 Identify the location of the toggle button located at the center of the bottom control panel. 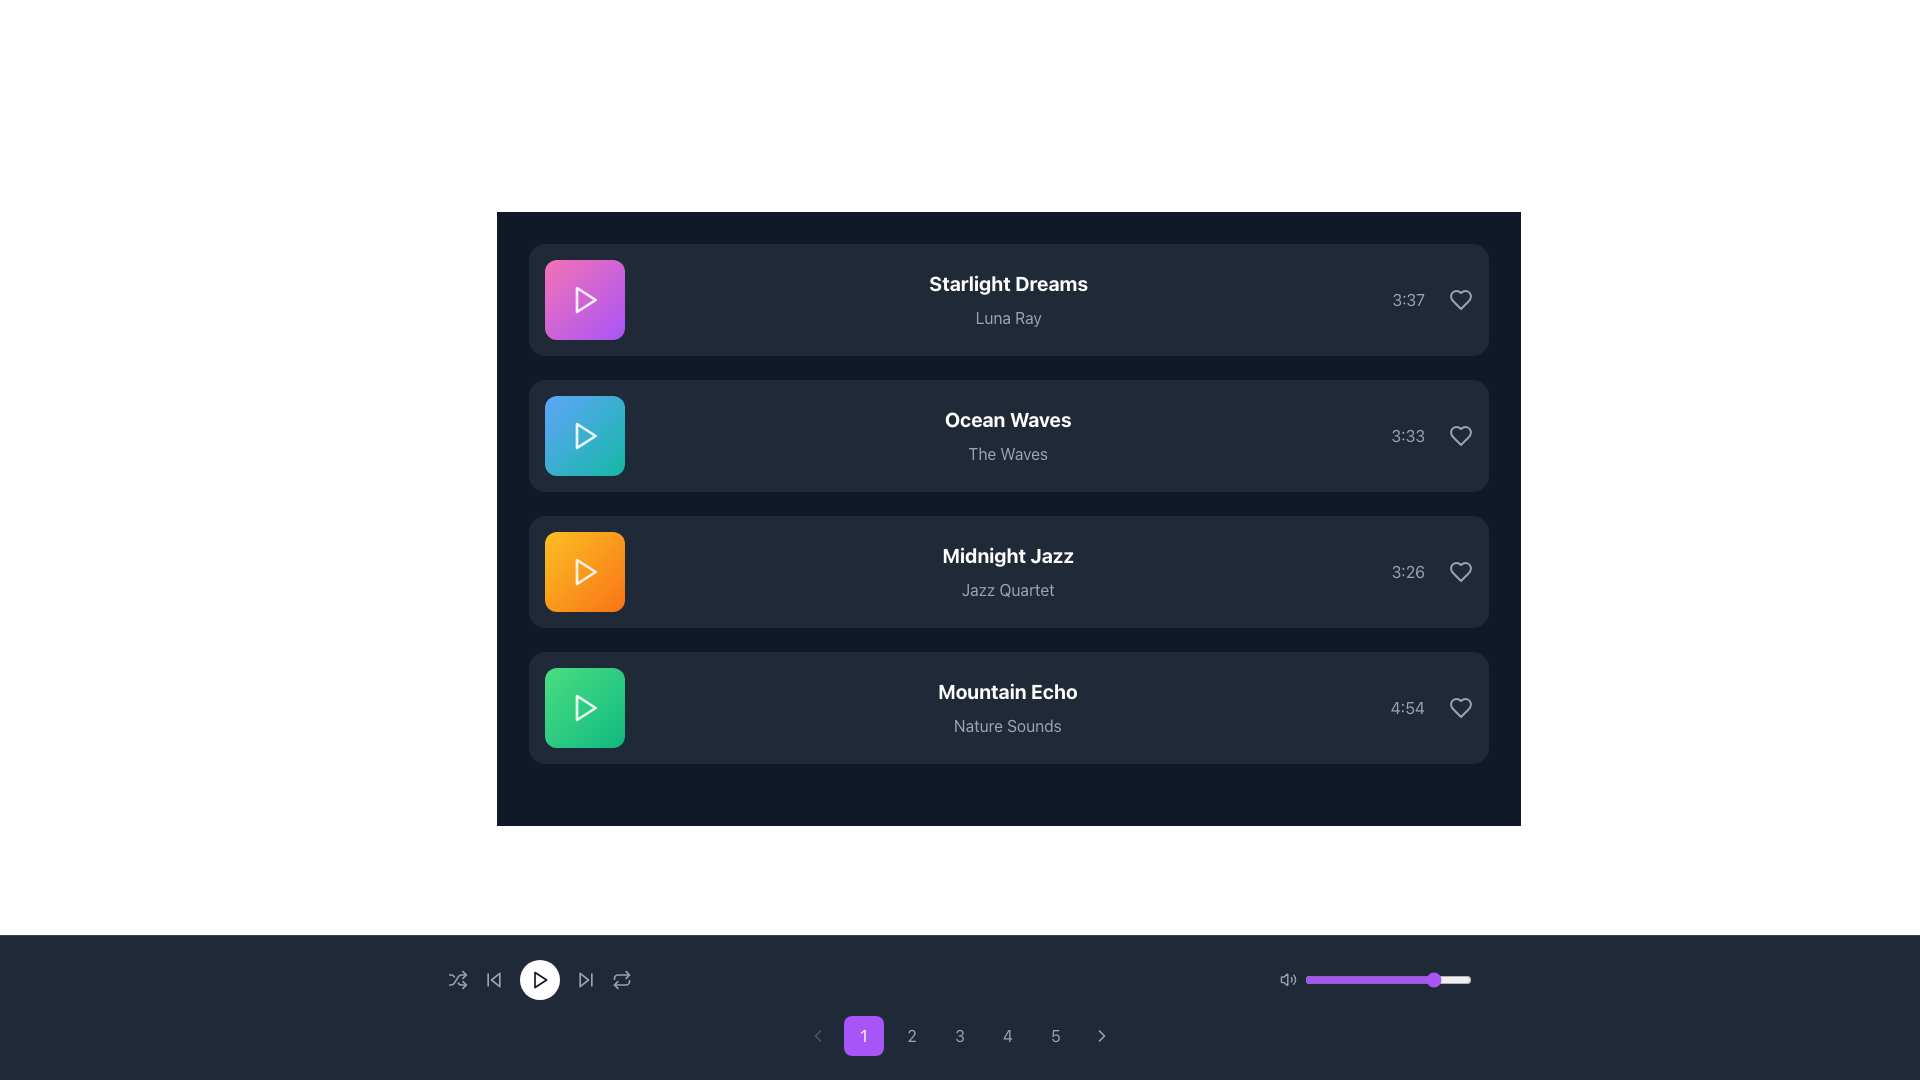
(621, 978).